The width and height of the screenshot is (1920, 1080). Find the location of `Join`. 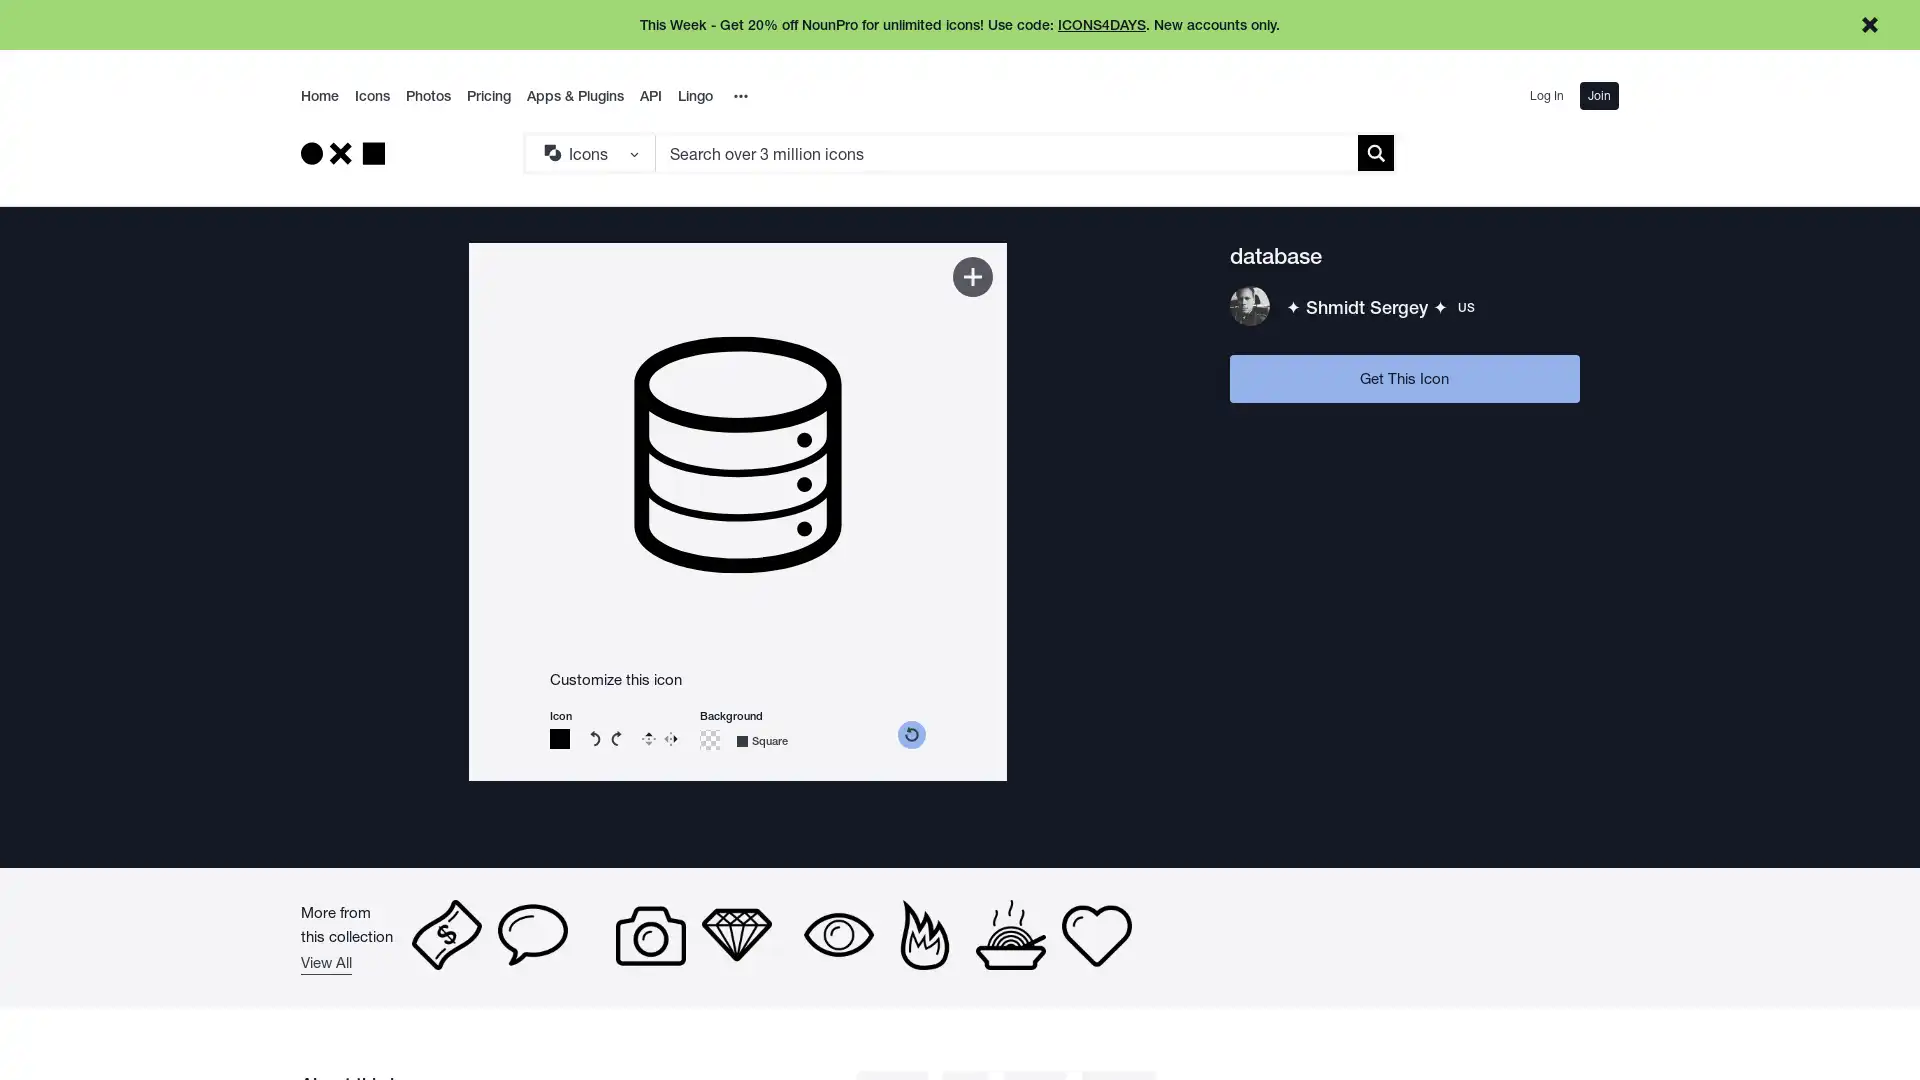

Join is located at coordinates (1598, 96).